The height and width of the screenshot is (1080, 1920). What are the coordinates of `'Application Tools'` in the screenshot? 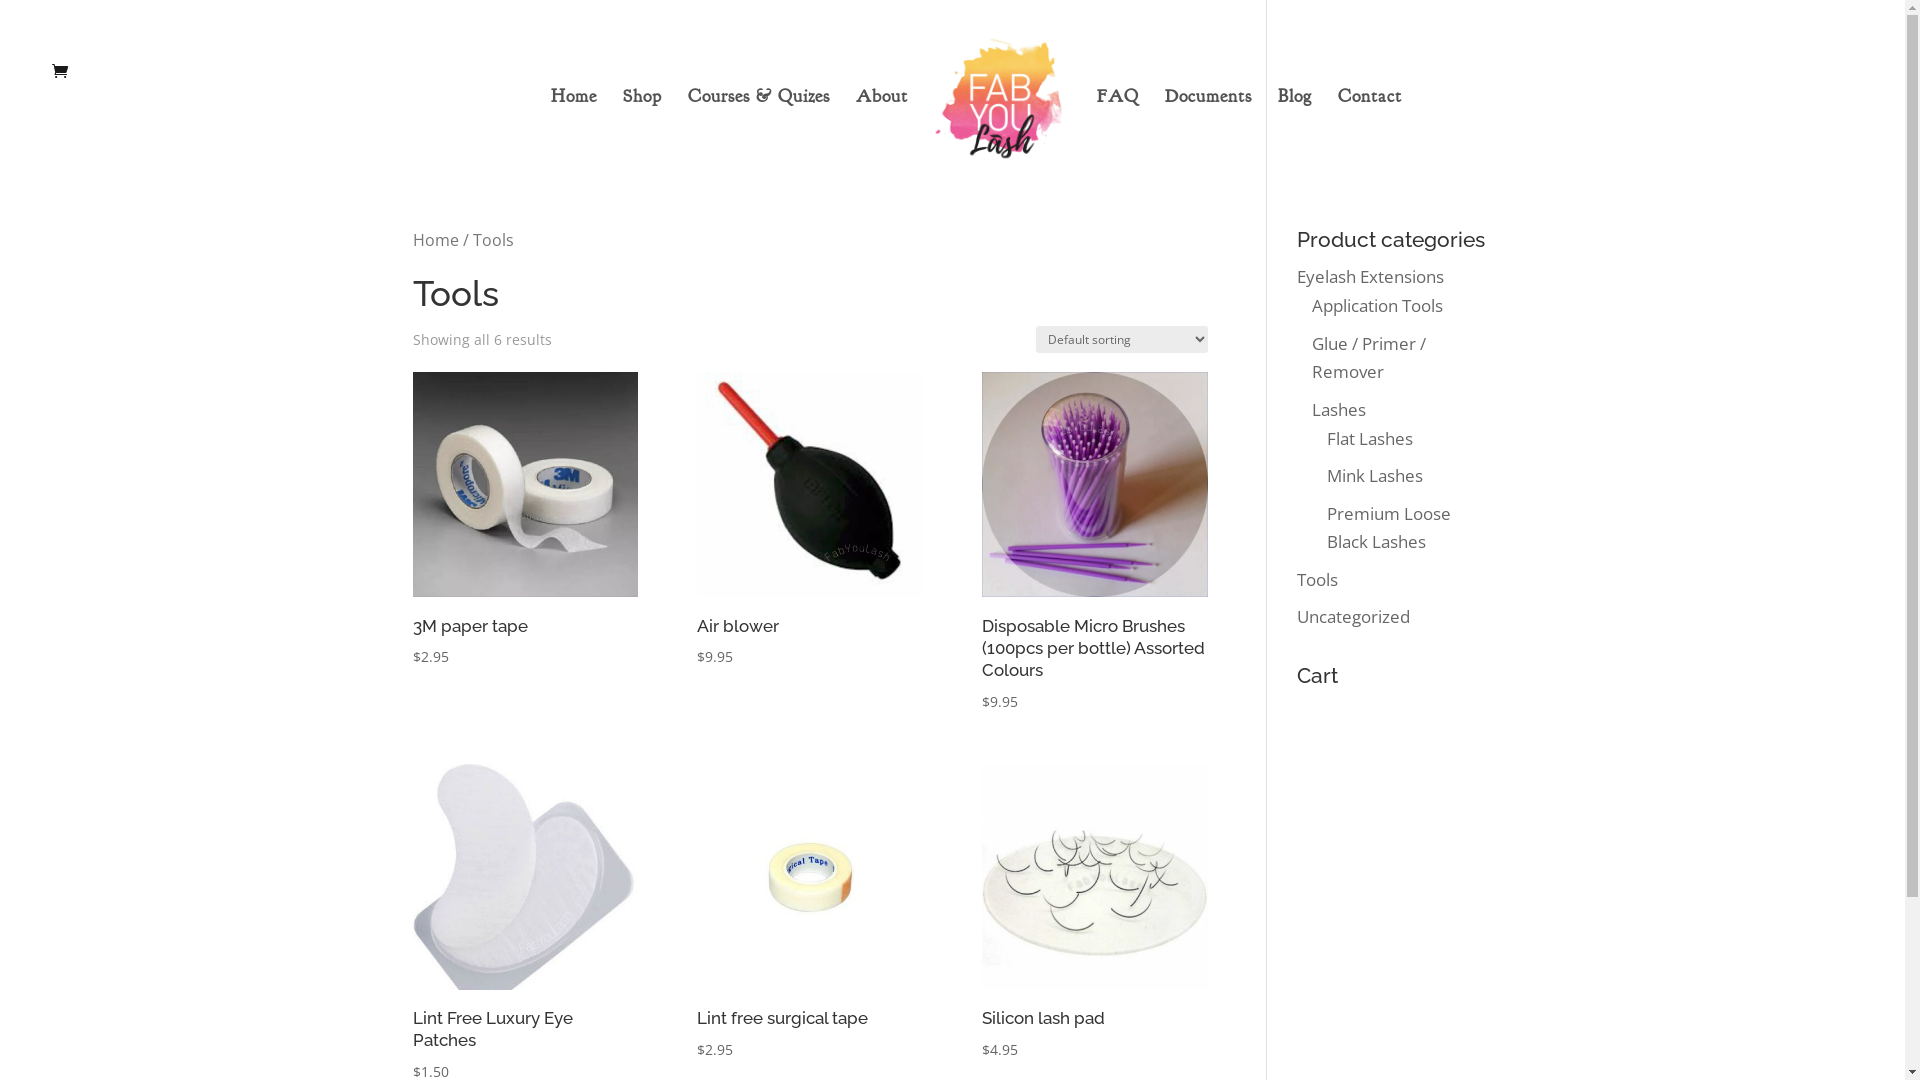 It's located at (1376, 305).